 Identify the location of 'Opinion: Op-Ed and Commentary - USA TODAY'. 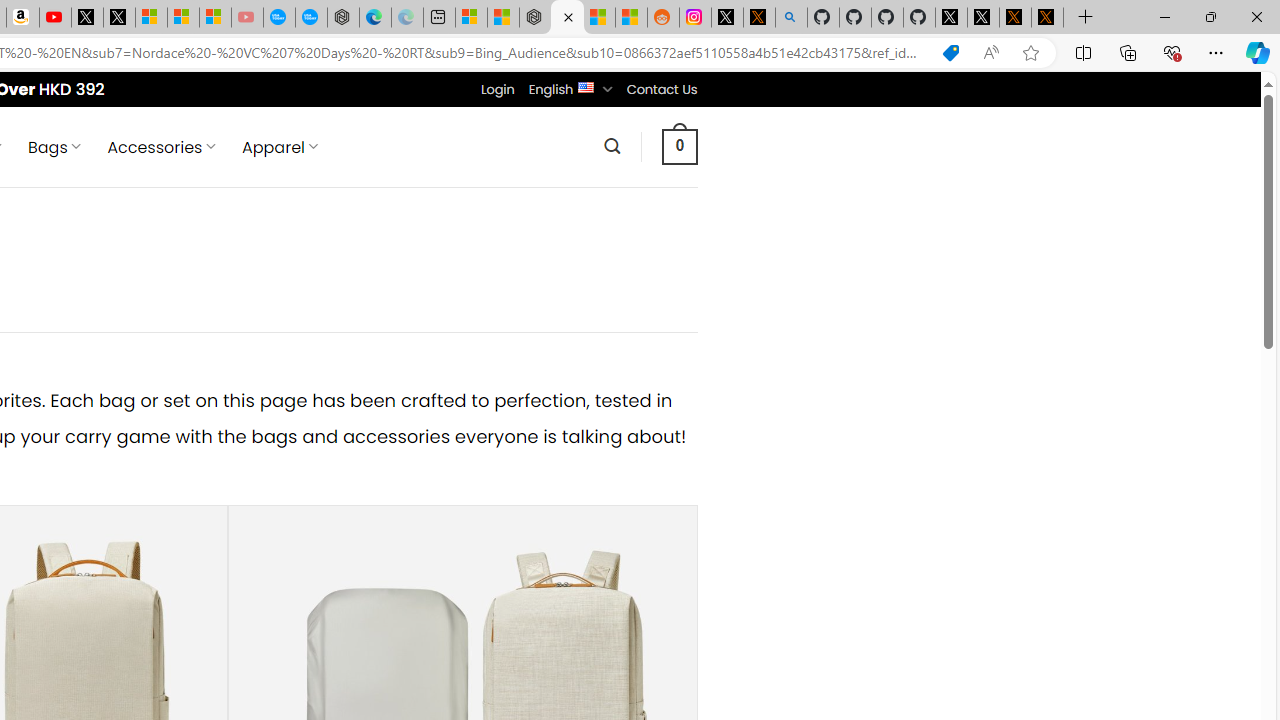
(278, 17).